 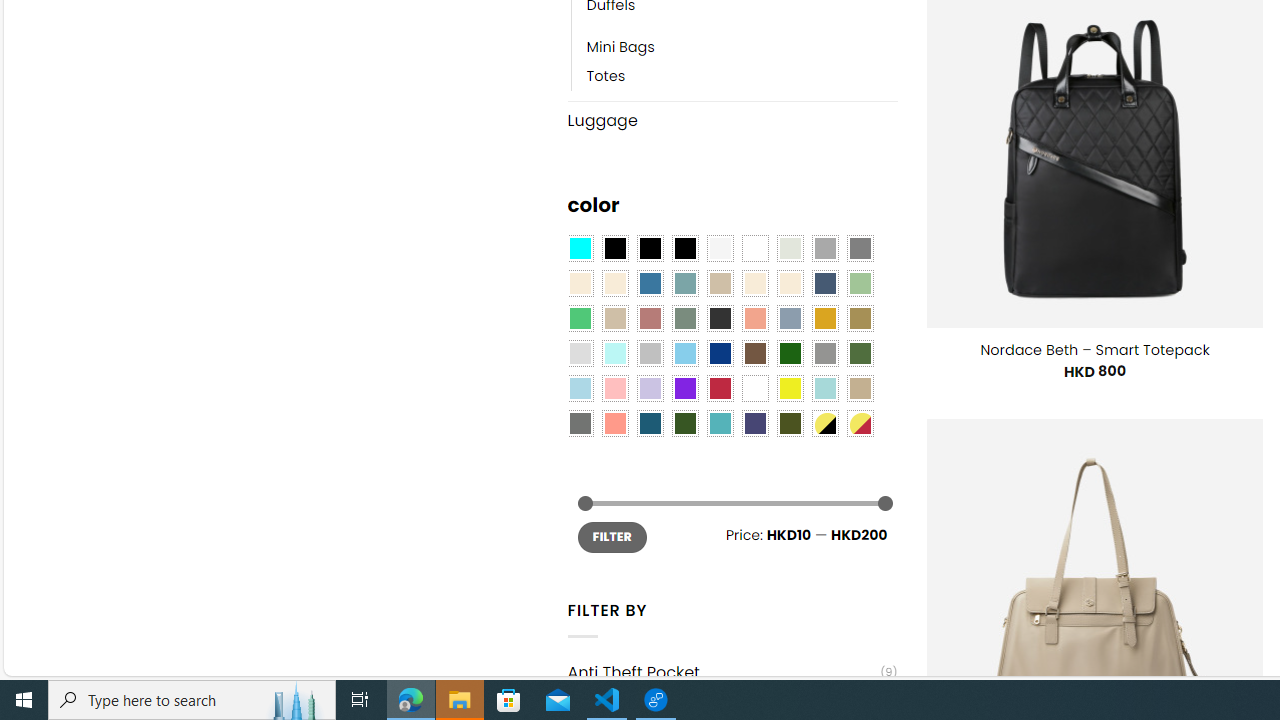 What do you see at coordinates (860, 423) in the screenshot?
I see `'Yellow-Red'` at bounding box center [860, 423].